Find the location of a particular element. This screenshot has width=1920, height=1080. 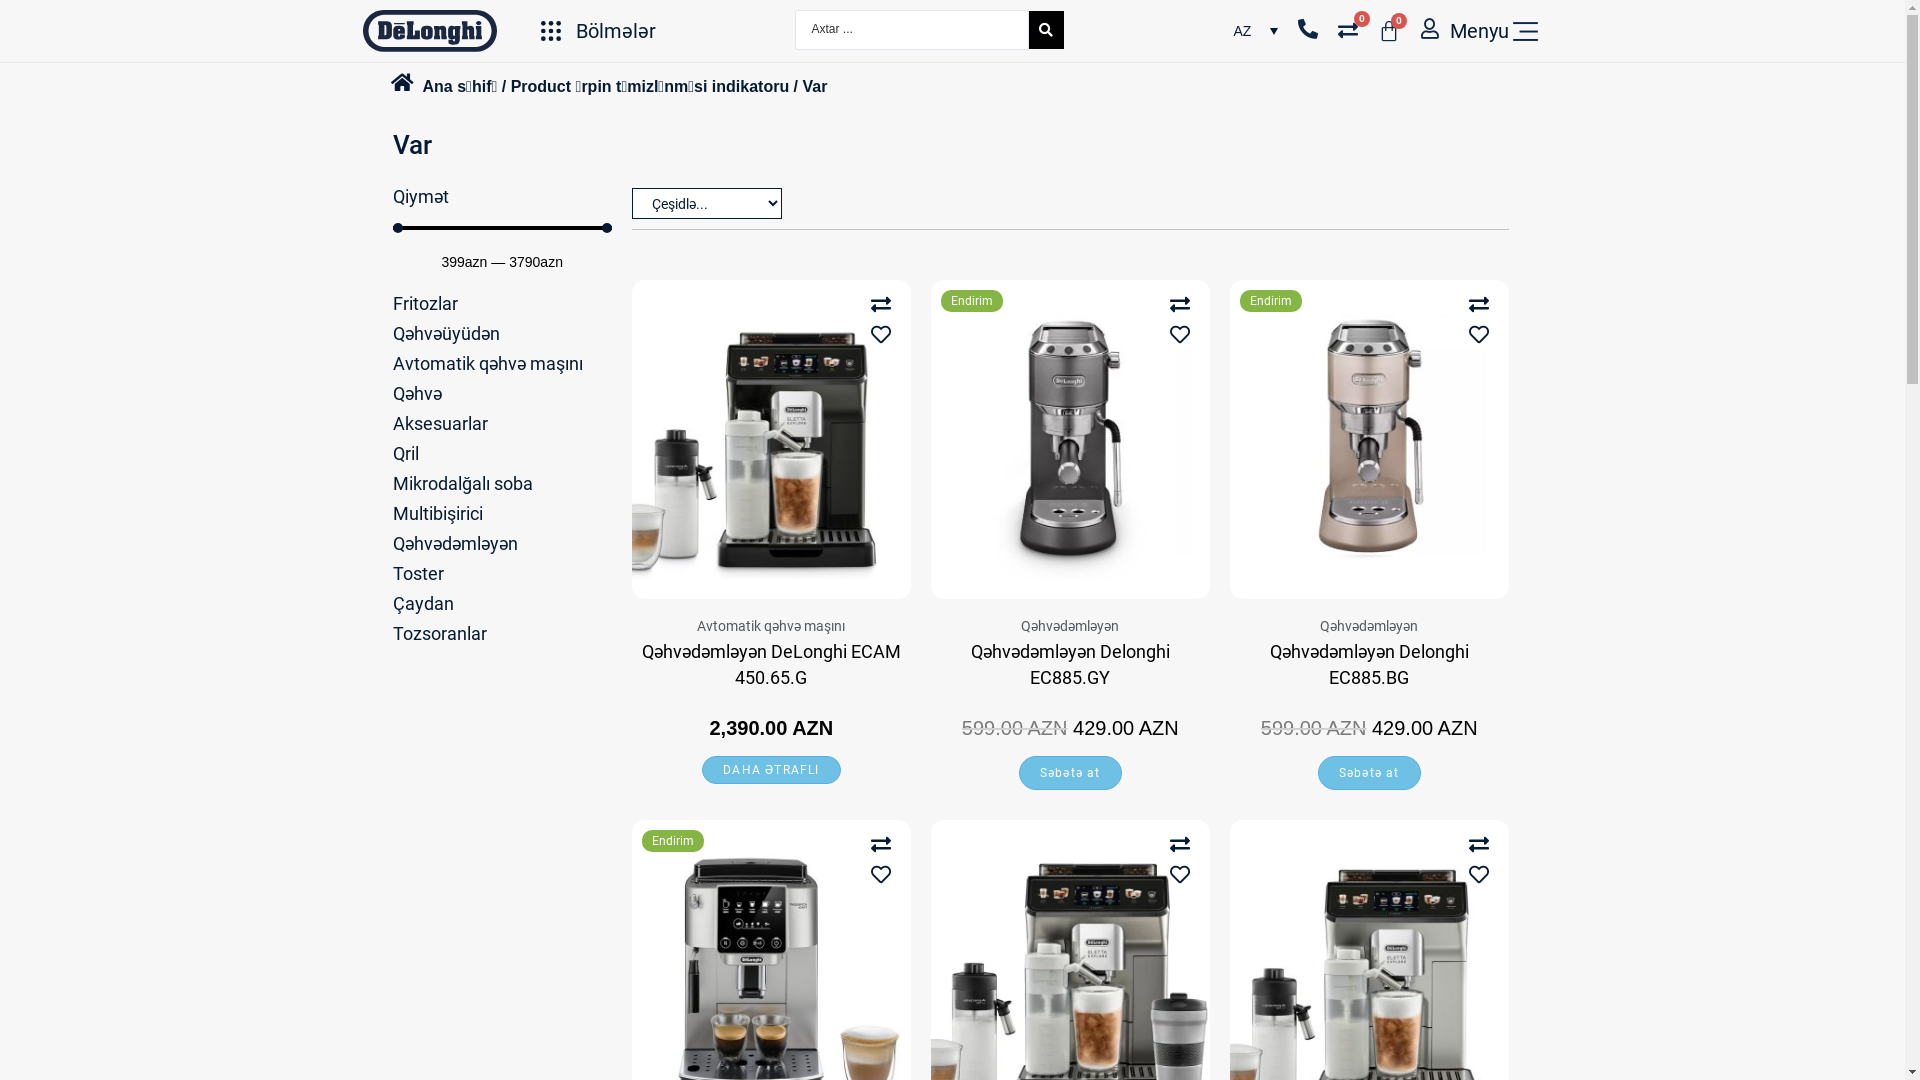

'Qril' is located at coordinates (403, 454).